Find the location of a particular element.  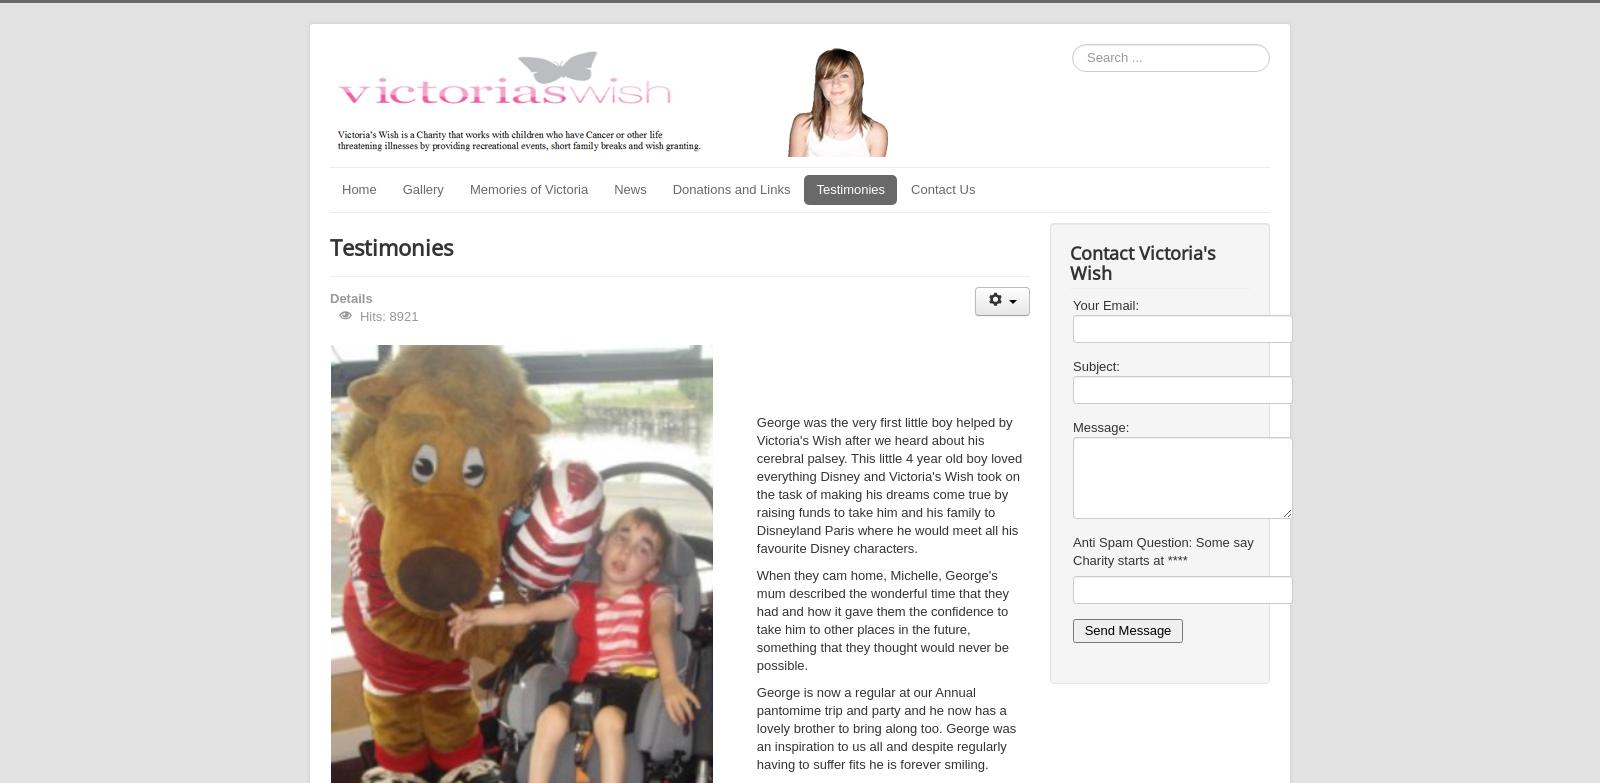

'Memories of Victoria' is located at coordinates (527, 189).